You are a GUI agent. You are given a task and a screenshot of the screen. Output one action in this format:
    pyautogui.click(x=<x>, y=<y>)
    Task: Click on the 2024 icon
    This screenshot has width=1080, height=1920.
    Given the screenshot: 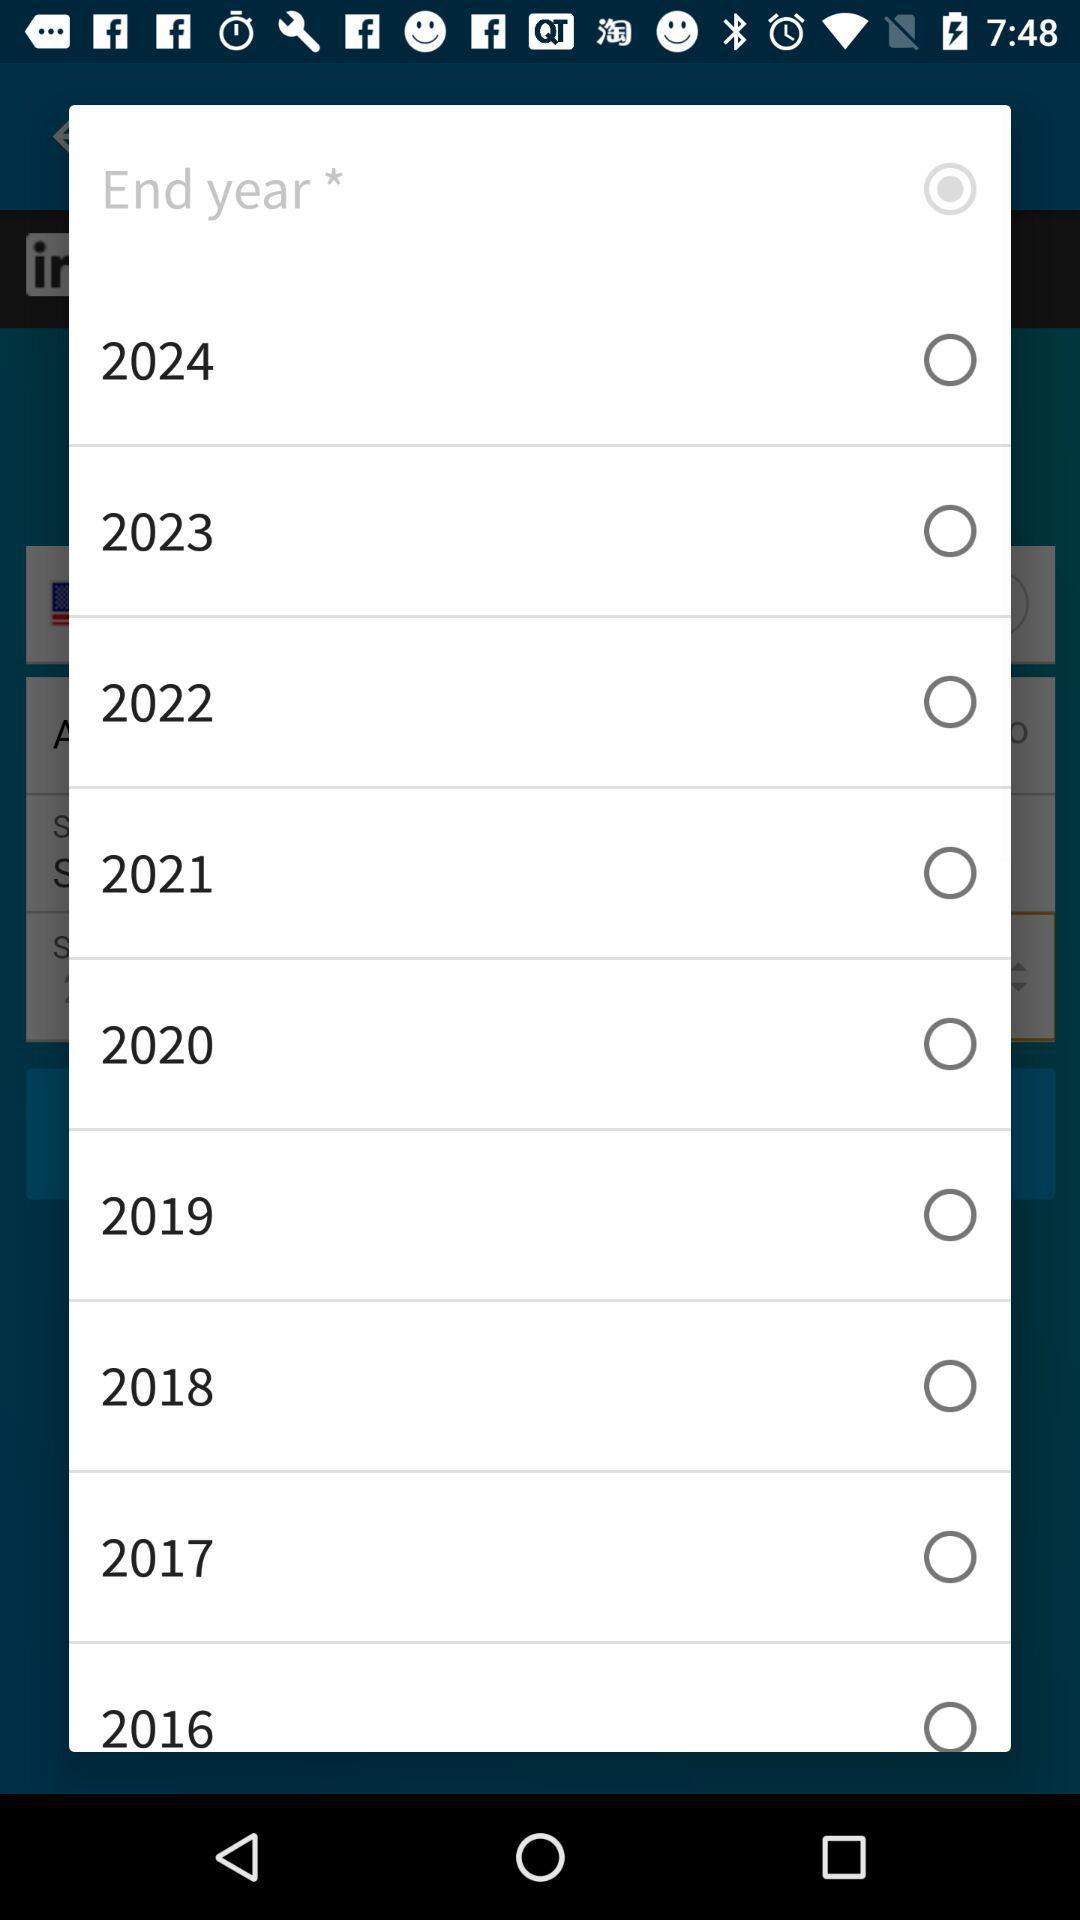 What is the action you would take?
    pyautogui.click(x=540, y=360)
    